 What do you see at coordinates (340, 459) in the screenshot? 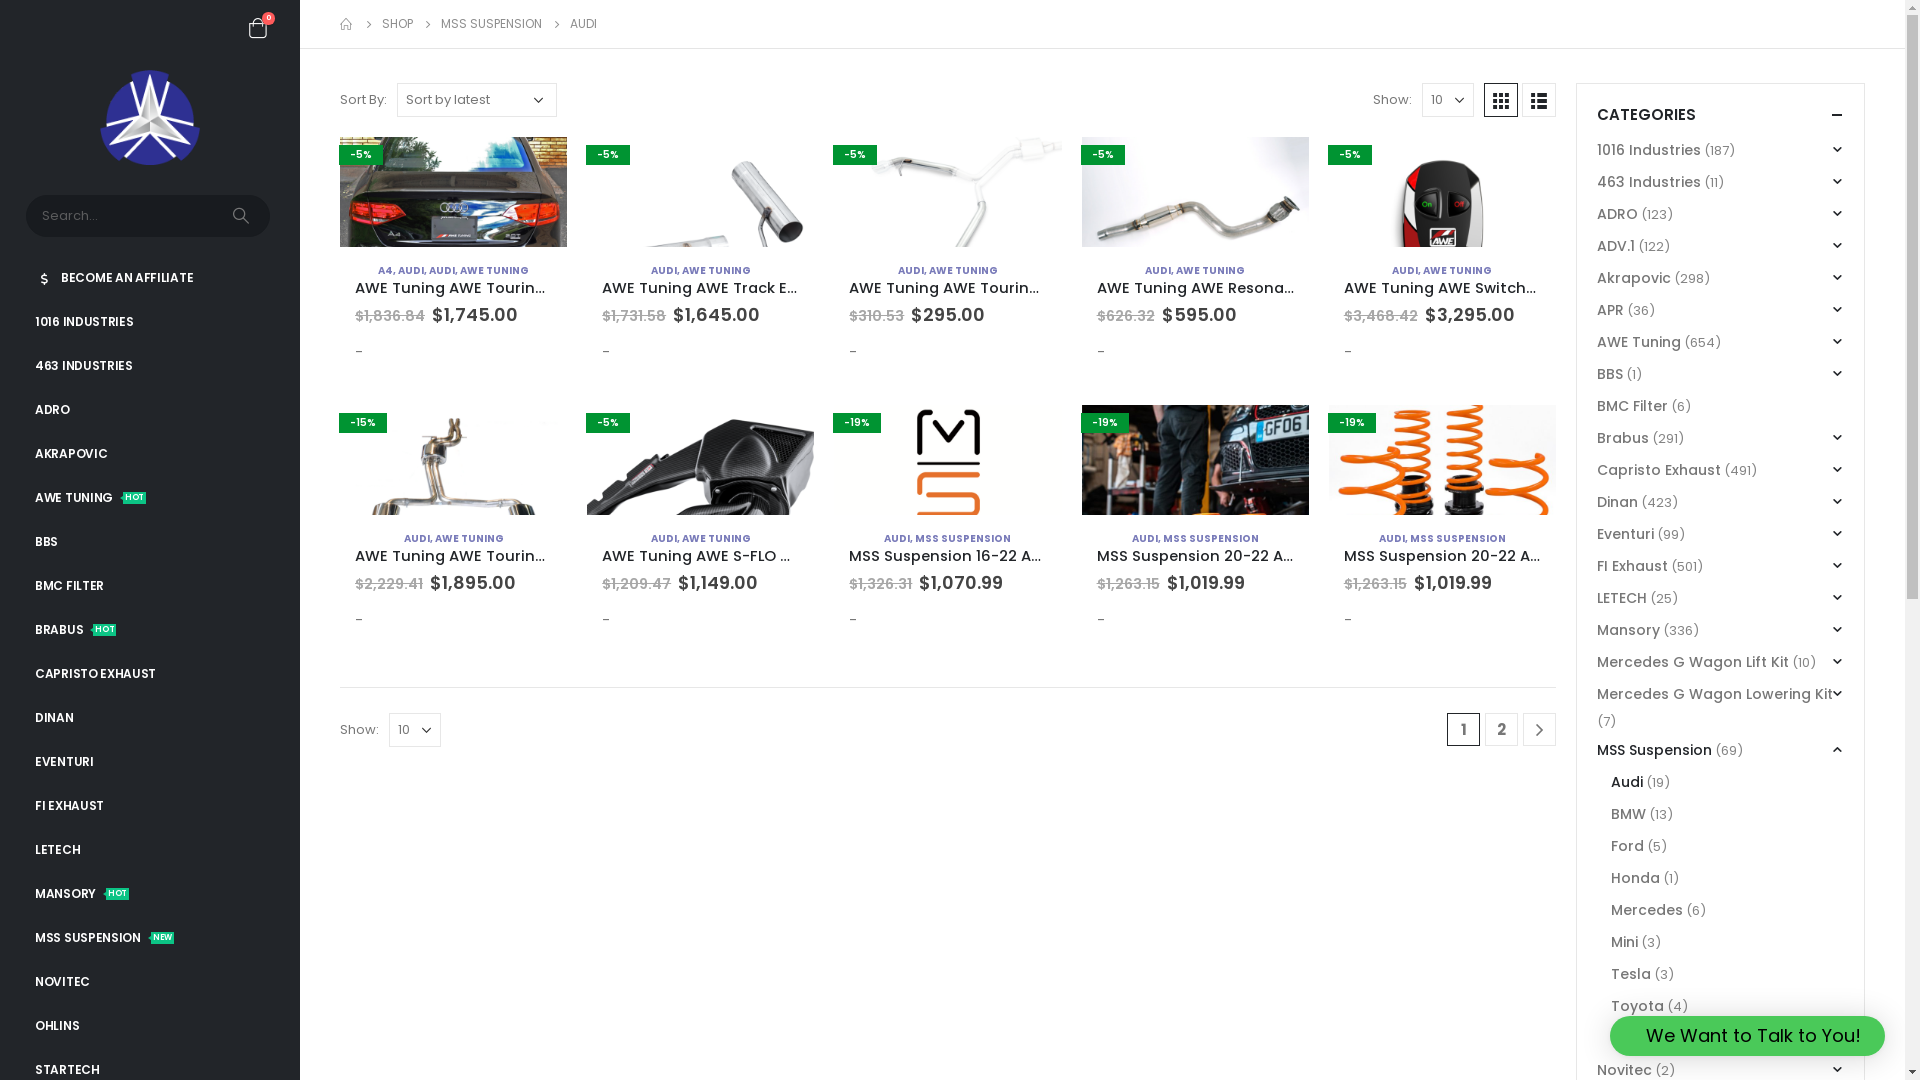
I see `'-15%'` at bounding box center [340, 459].